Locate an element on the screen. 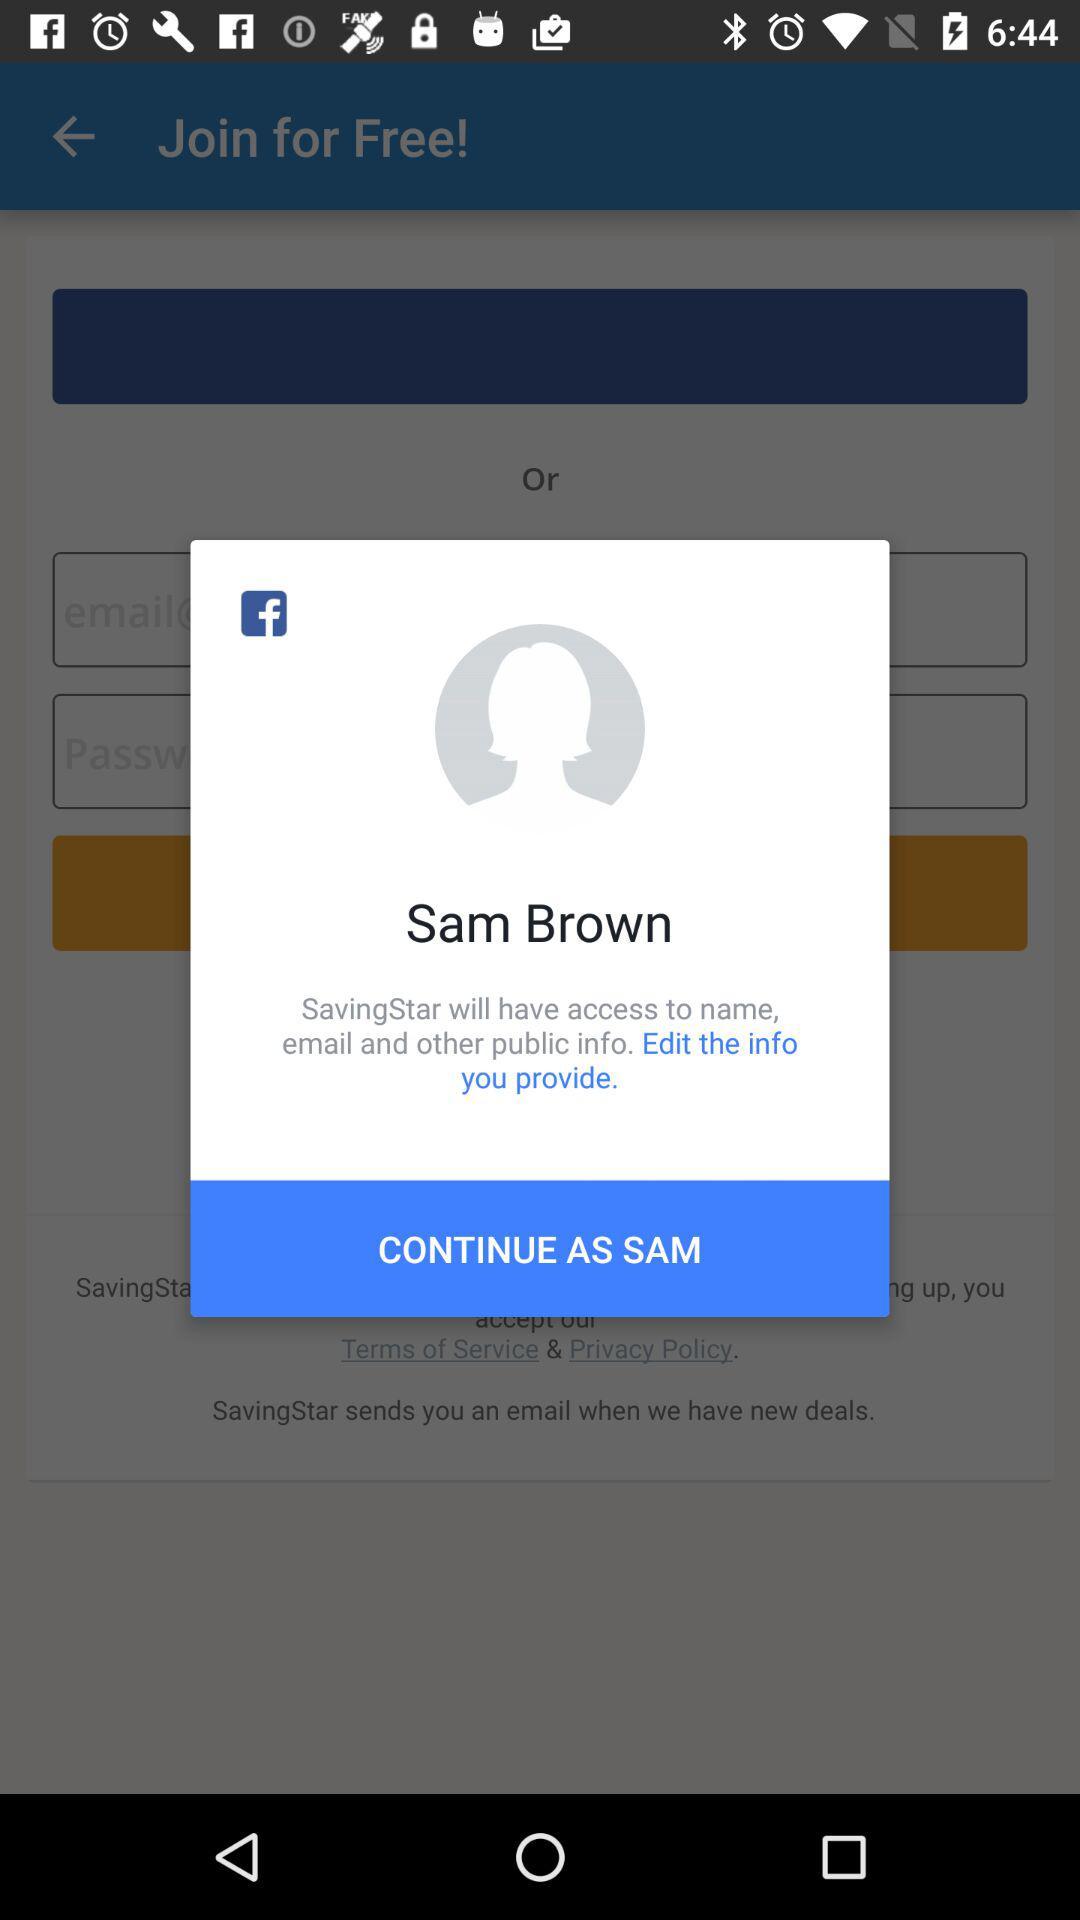  savingstar will have is located at coordinates (540, 1041).